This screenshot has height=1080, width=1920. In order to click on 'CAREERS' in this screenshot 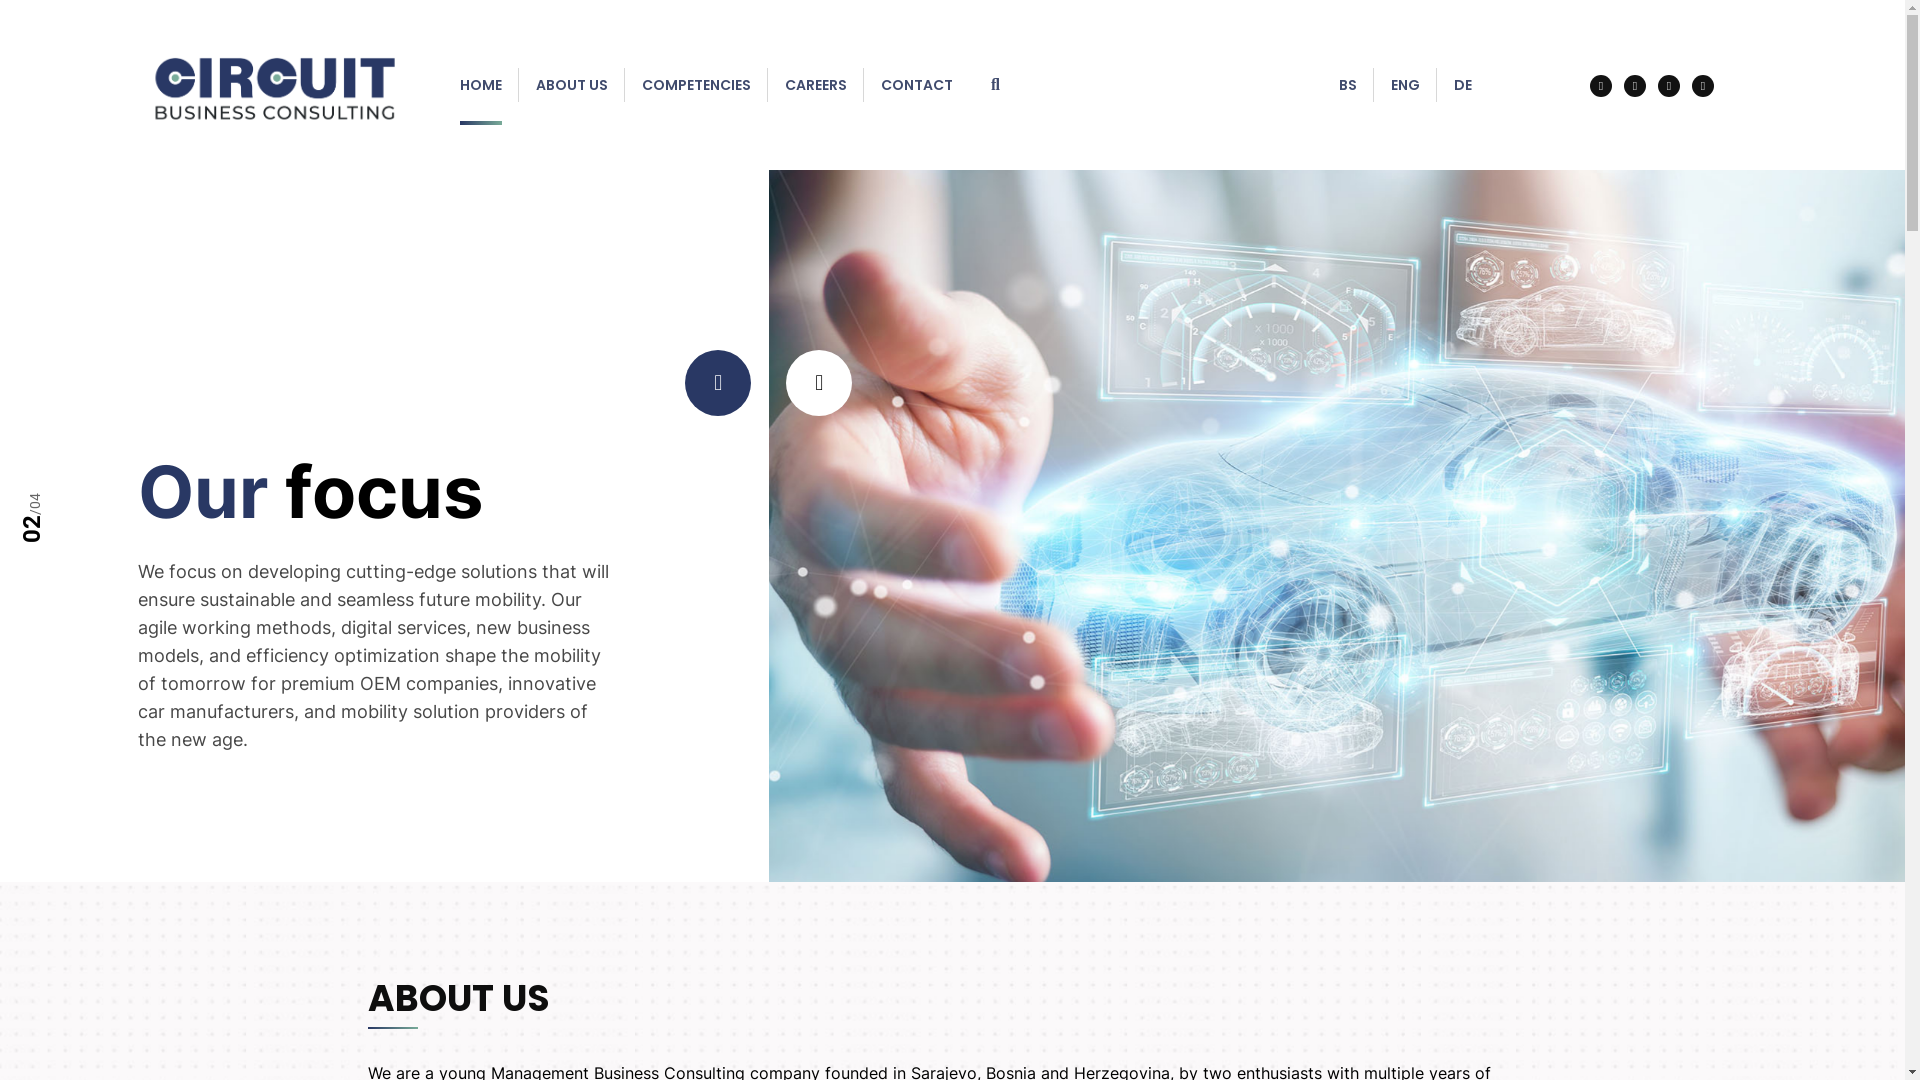, I will do `click(816, 83)`.